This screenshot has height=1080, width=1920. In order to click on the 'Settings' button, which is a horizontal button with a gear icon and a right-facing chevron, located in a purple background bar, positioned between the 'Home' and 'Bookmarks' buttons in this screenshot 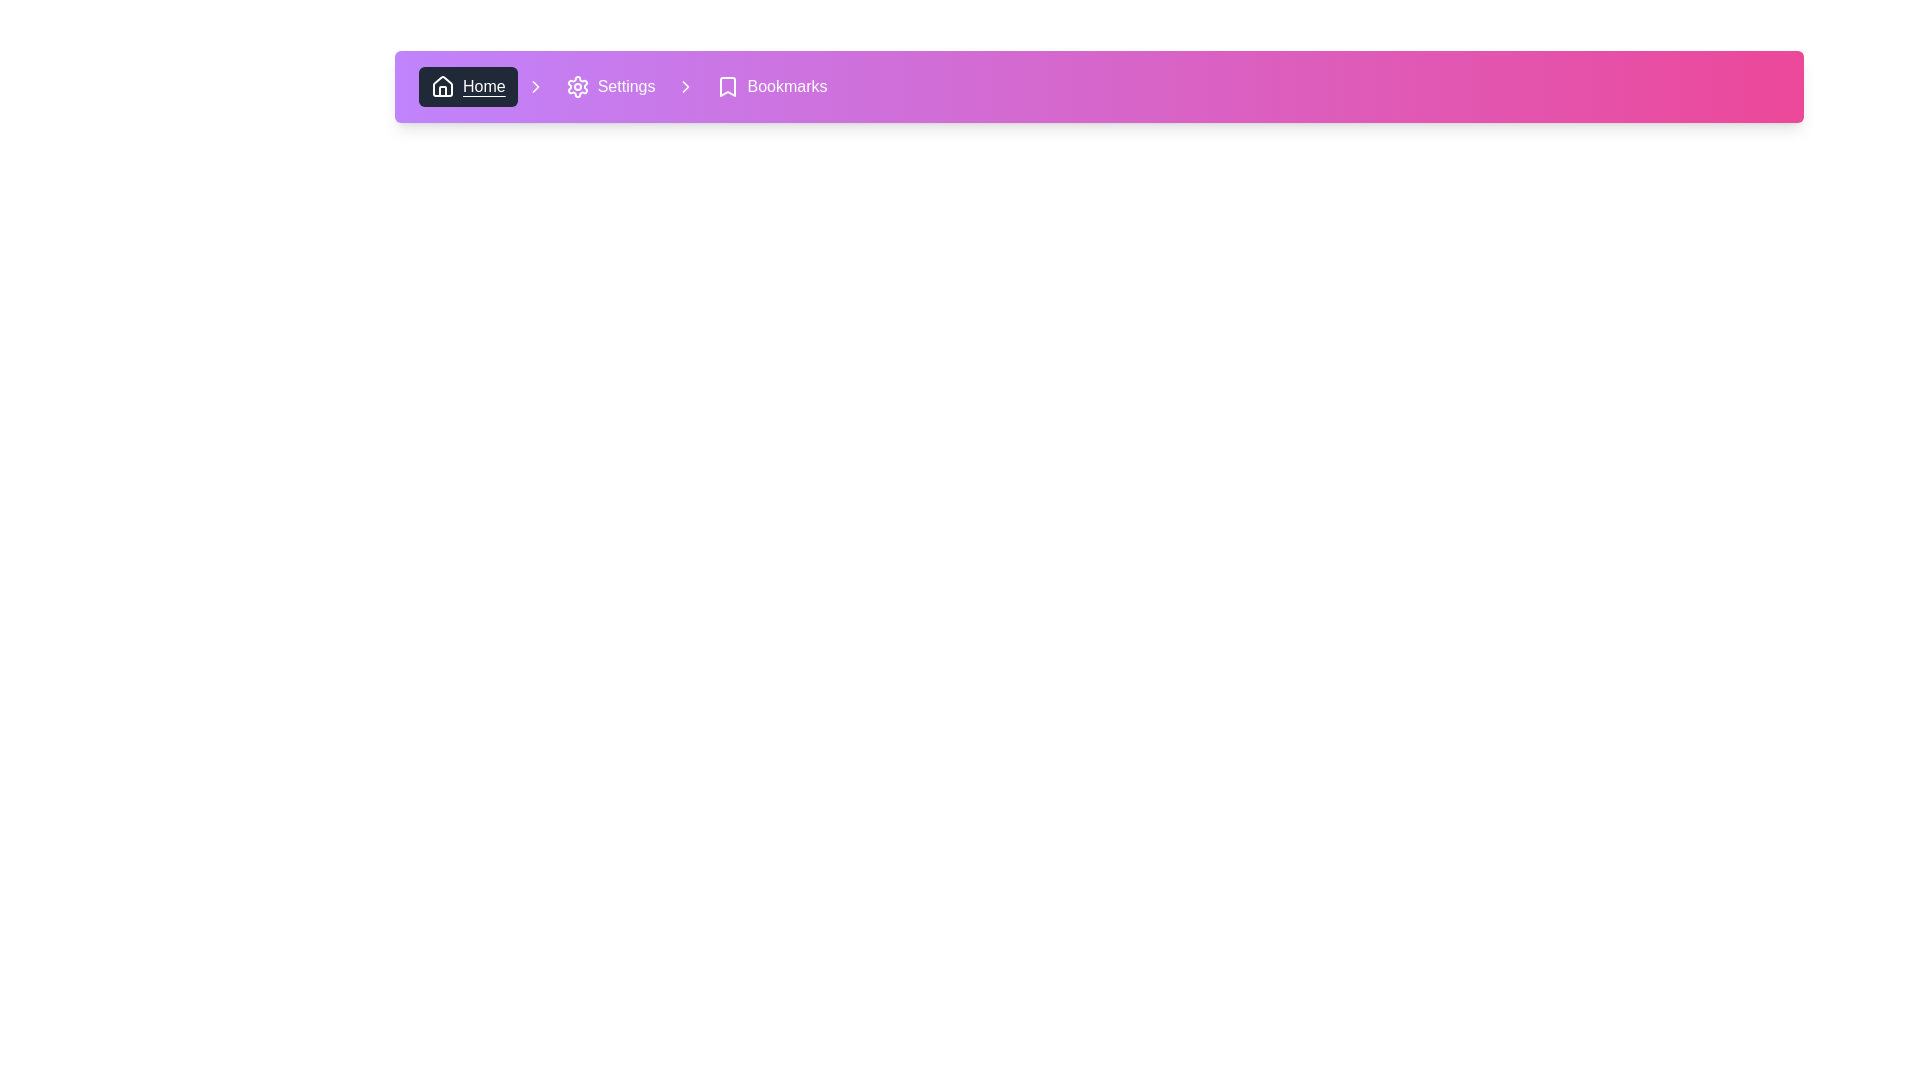, I will do `click(627, 86)`.